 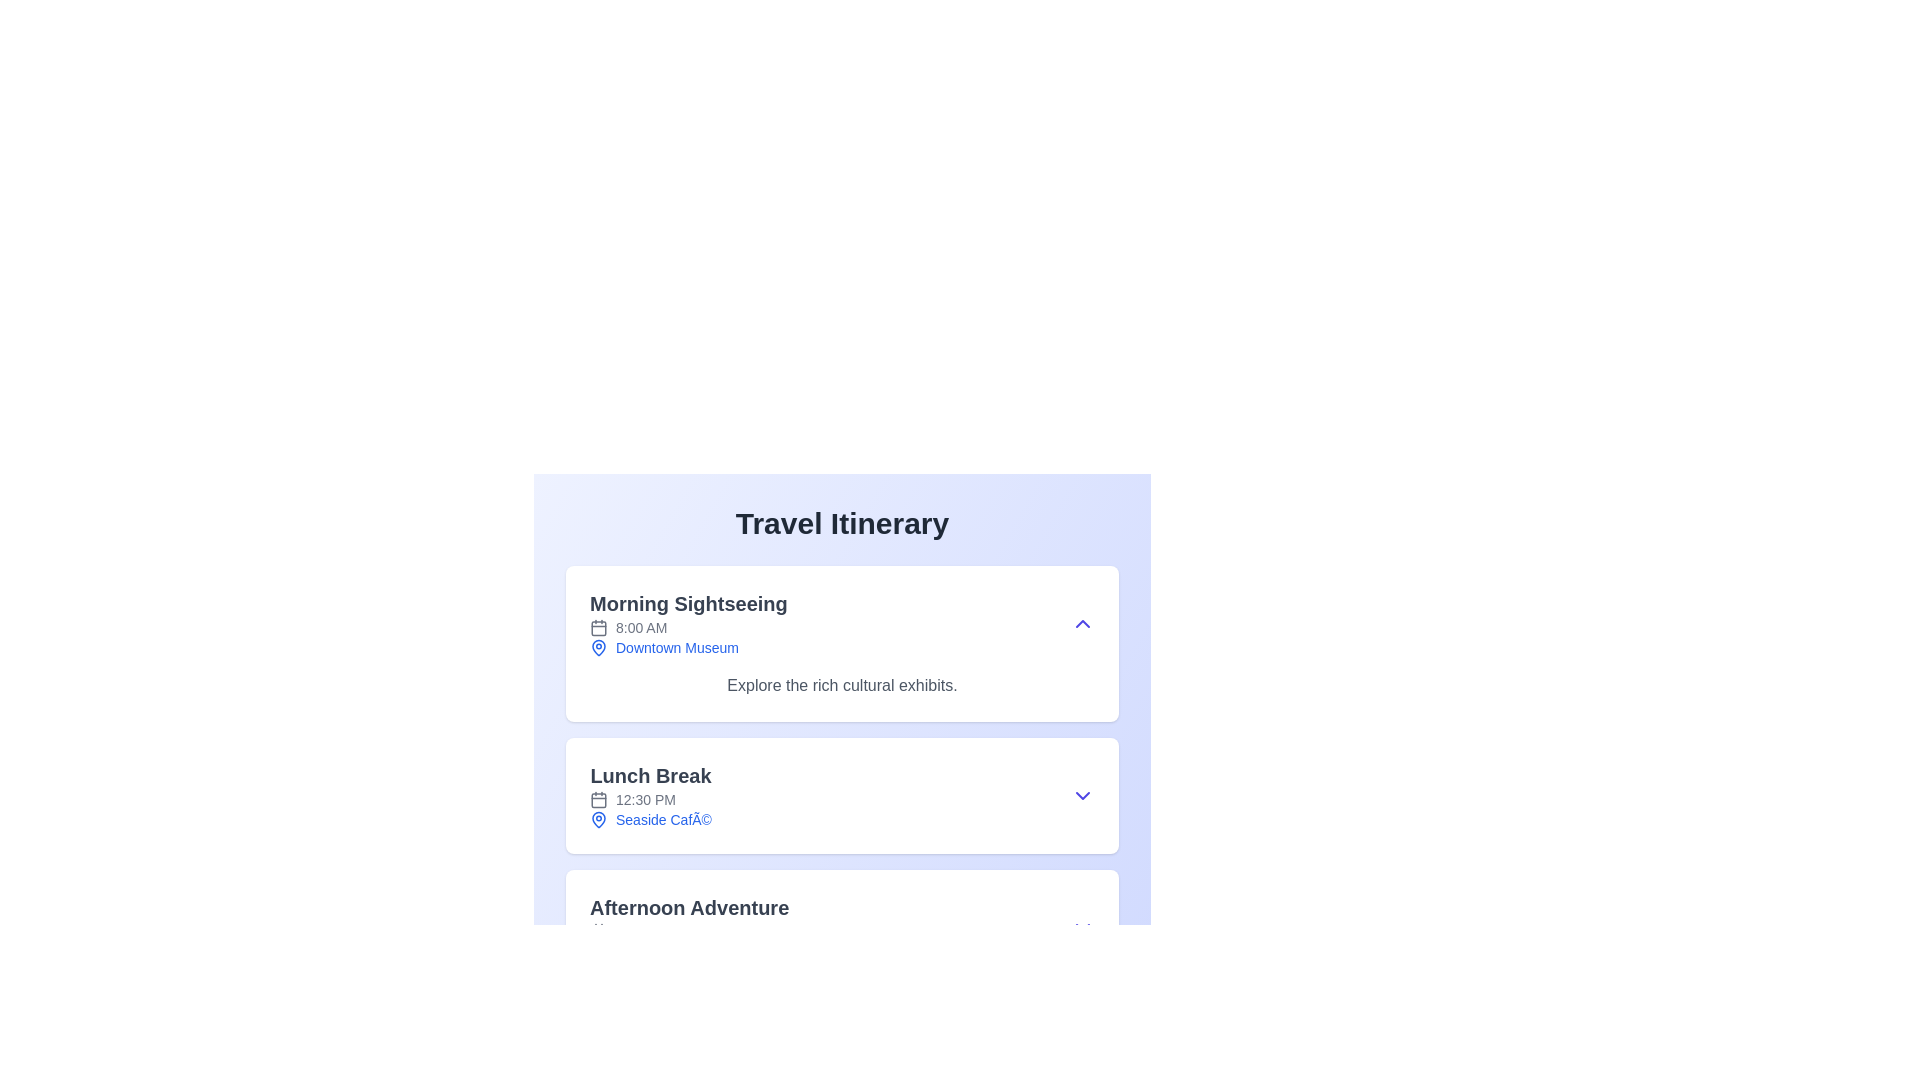 What do you see at coordinates (842, 685) in the screenshot?
I see `the text element providing a brief description about the 'Morning Sightseeing' segment in the schedule, located at the bottom of the section` at bounding box center [842, 685].